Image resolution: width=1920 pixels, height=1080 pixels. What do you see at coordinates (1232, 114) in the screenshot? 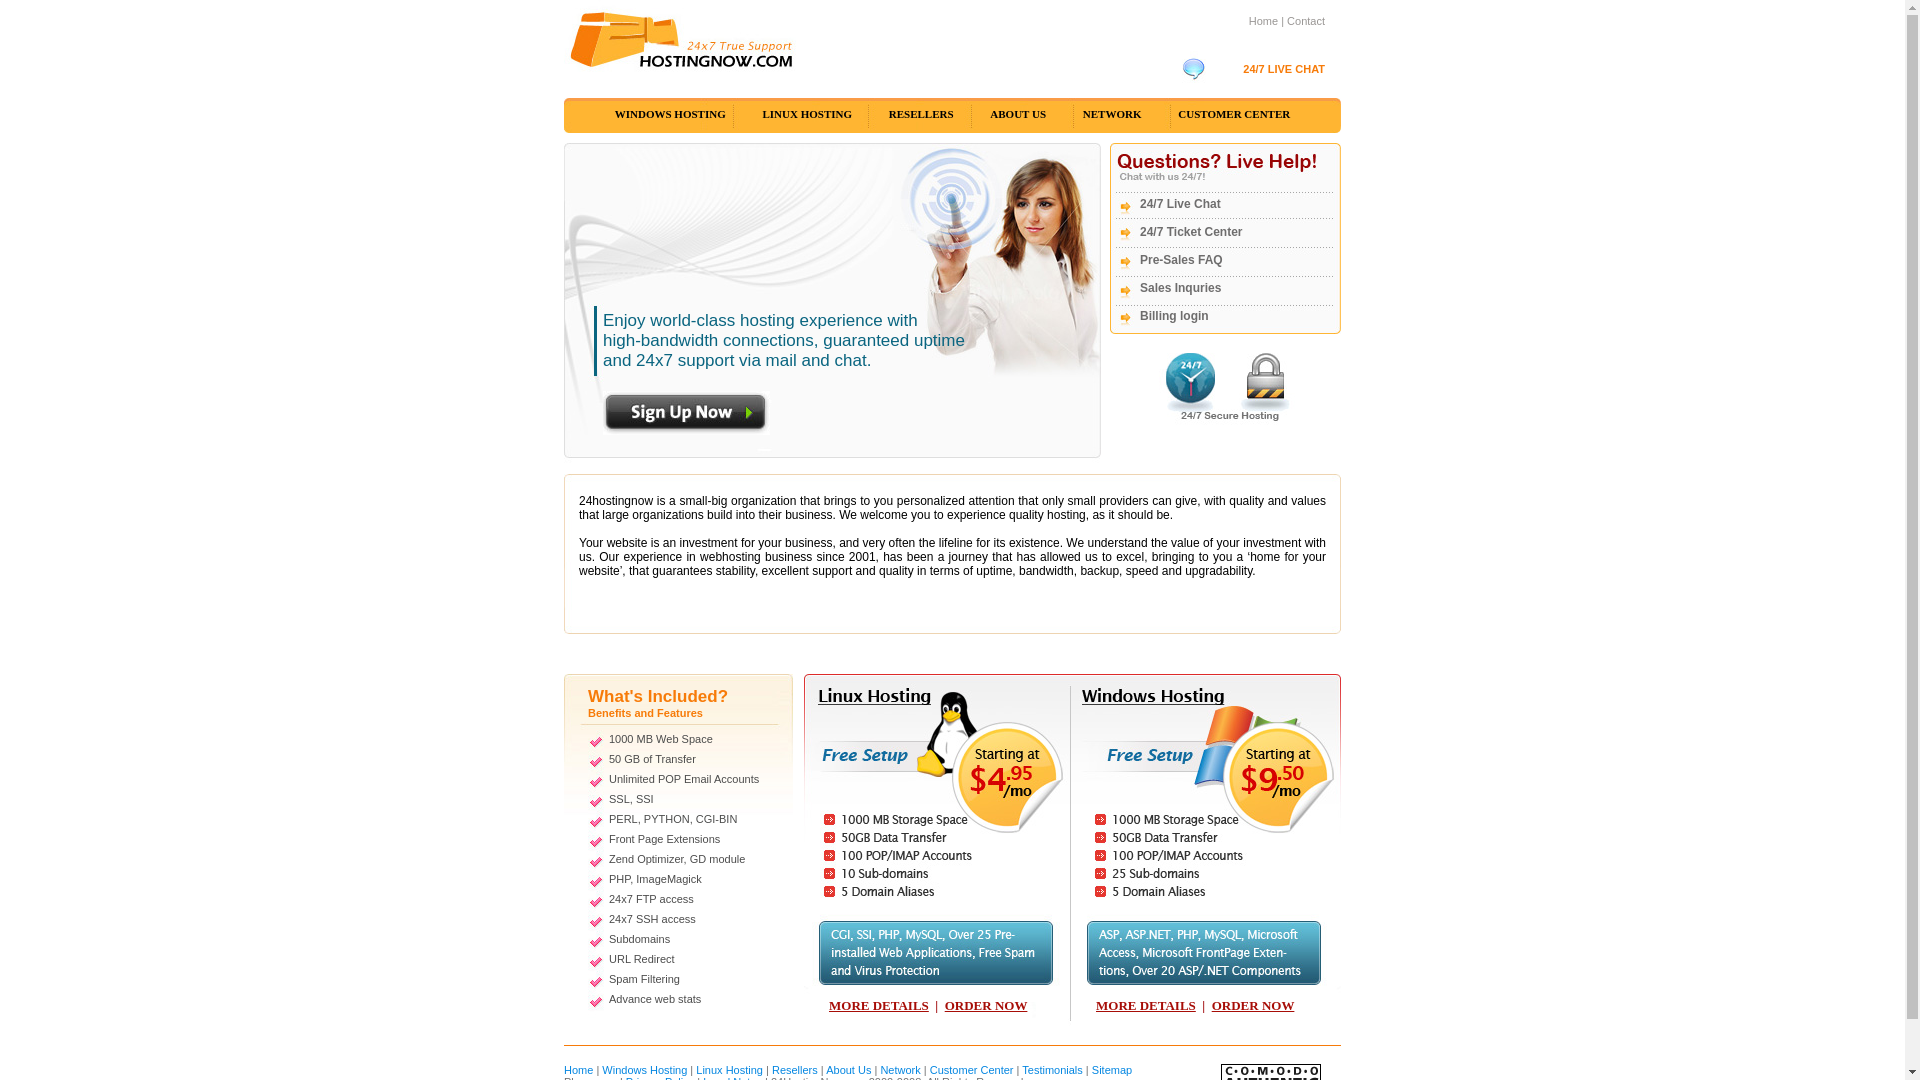
I see `'CUSTOMER CENTER'` at bounding box center [1232, 114].